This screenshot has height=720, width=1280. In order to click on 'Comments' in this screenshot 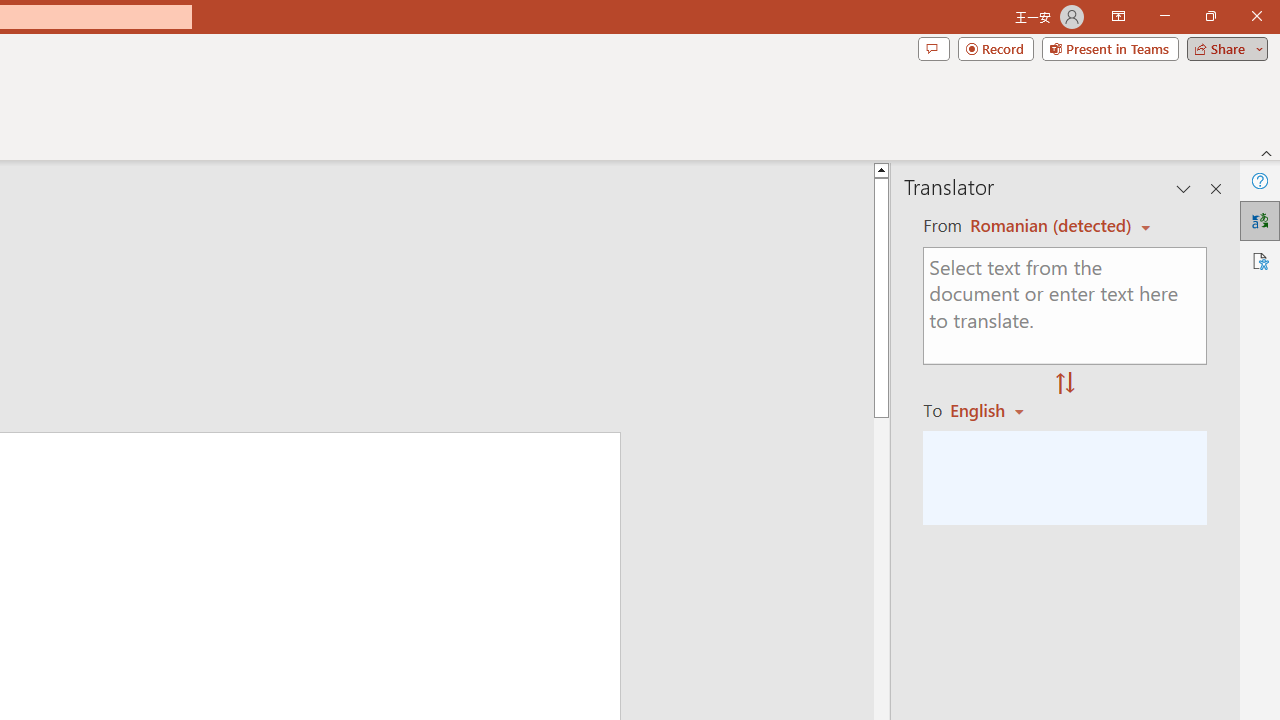, I will do `click(932, 47)`.